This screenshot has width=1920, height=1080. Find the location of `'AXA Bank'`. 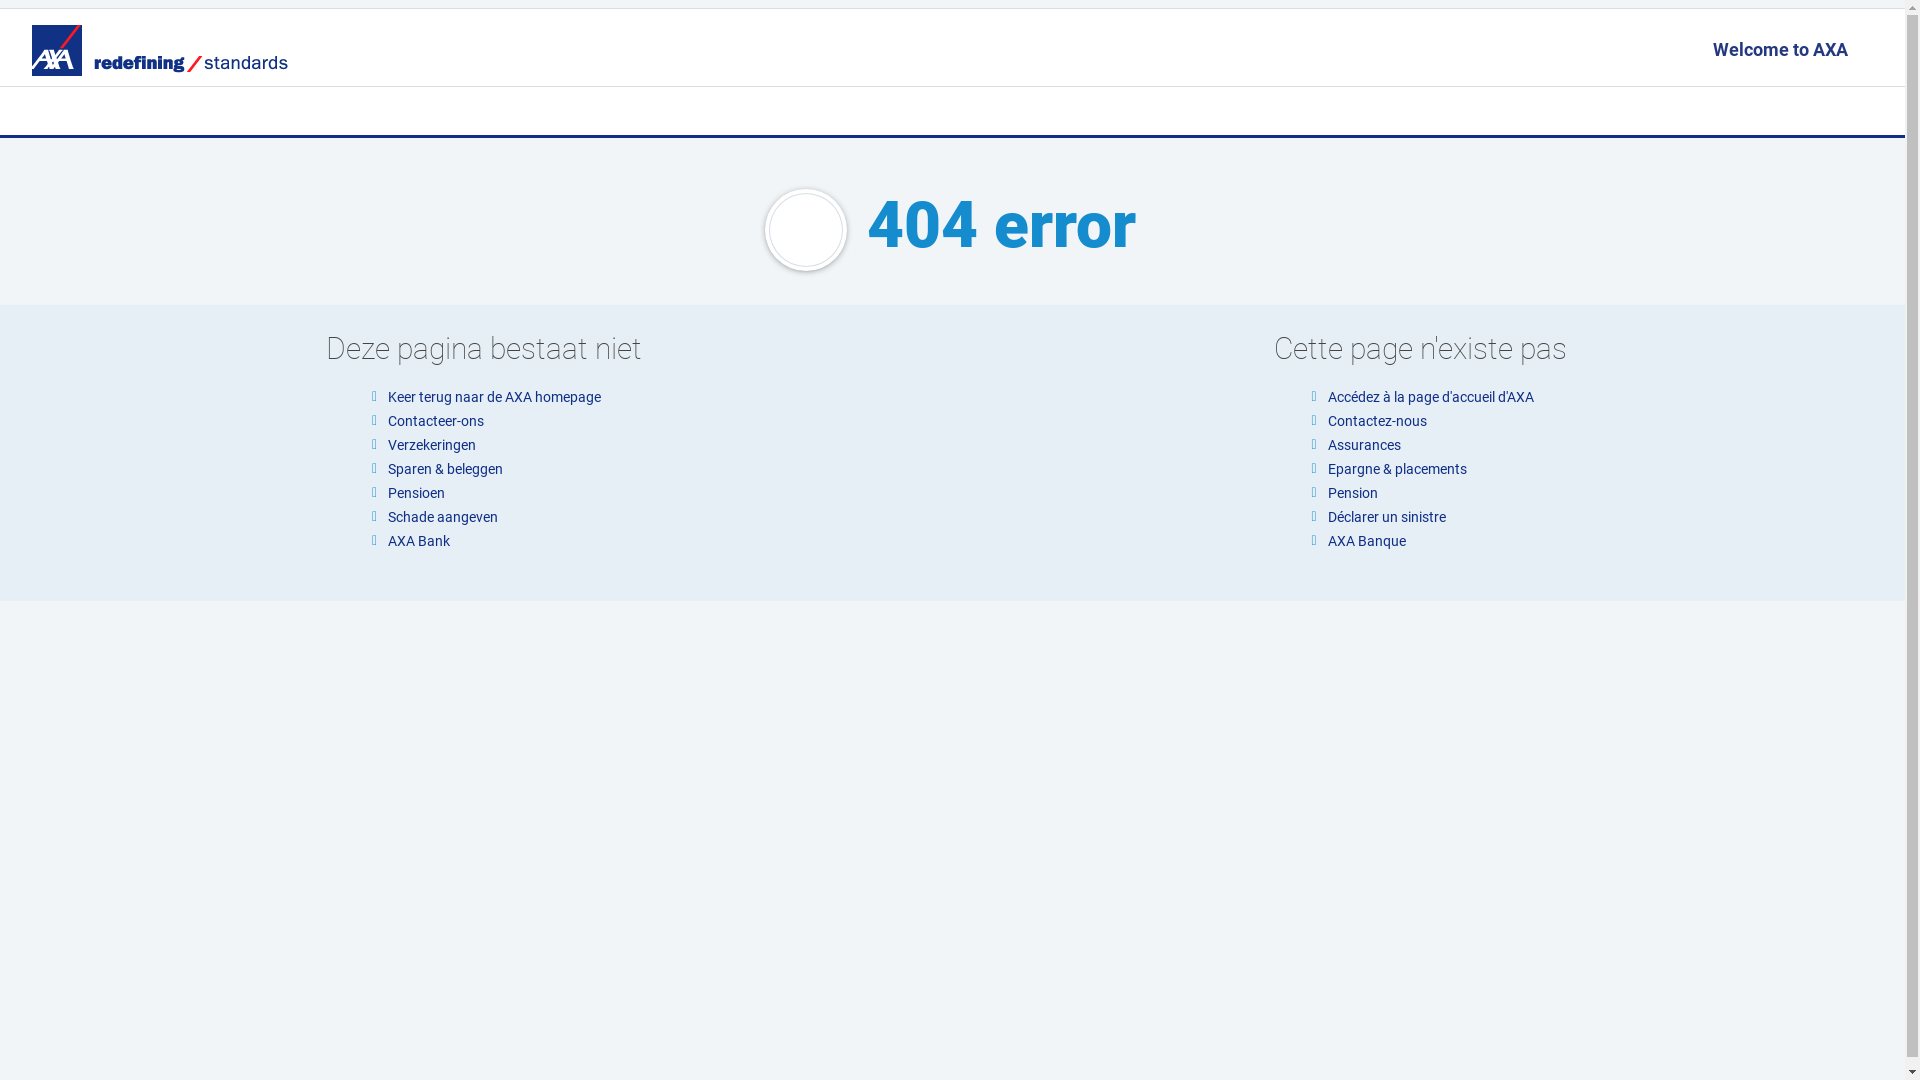

'AXA Bank' is located at coordinates (417, 540).